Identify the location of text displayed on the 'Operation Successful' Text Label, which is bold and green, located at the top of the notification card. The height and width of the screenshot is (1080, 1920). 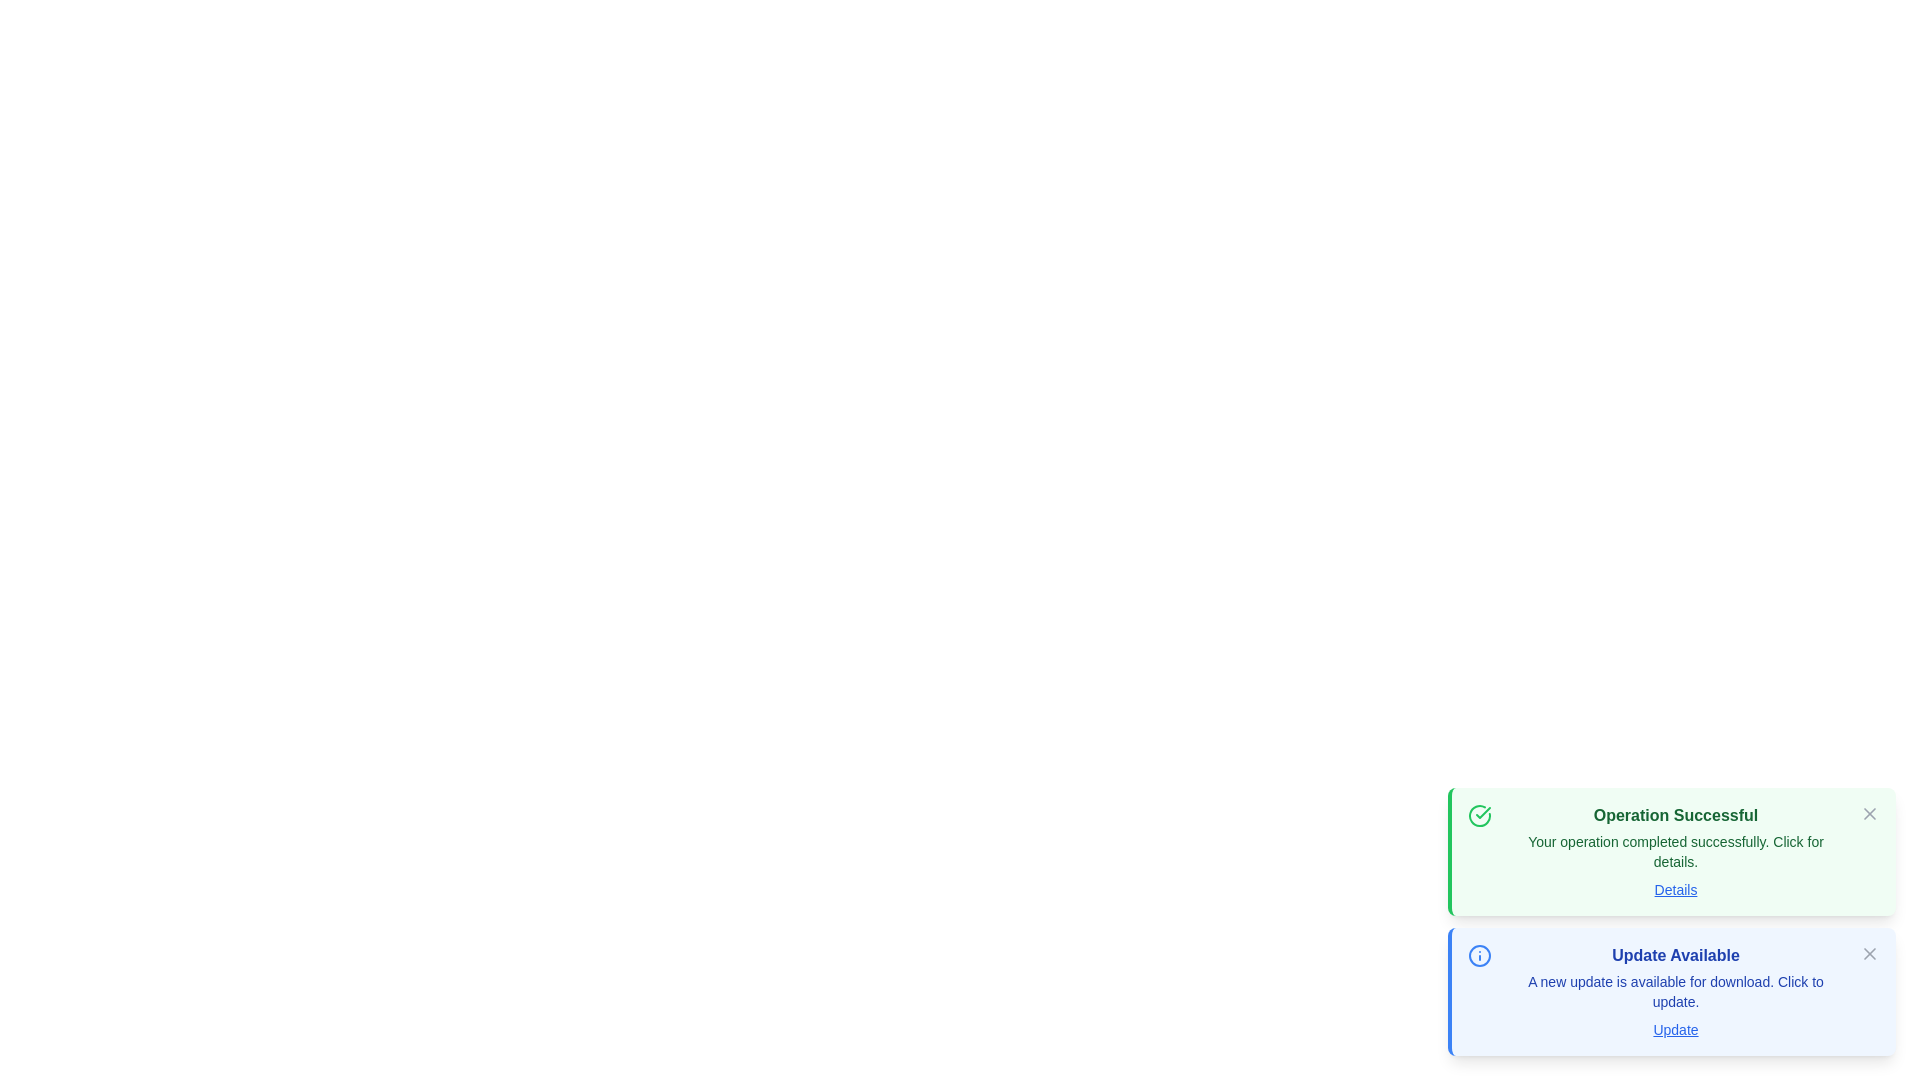
(1675, 816).